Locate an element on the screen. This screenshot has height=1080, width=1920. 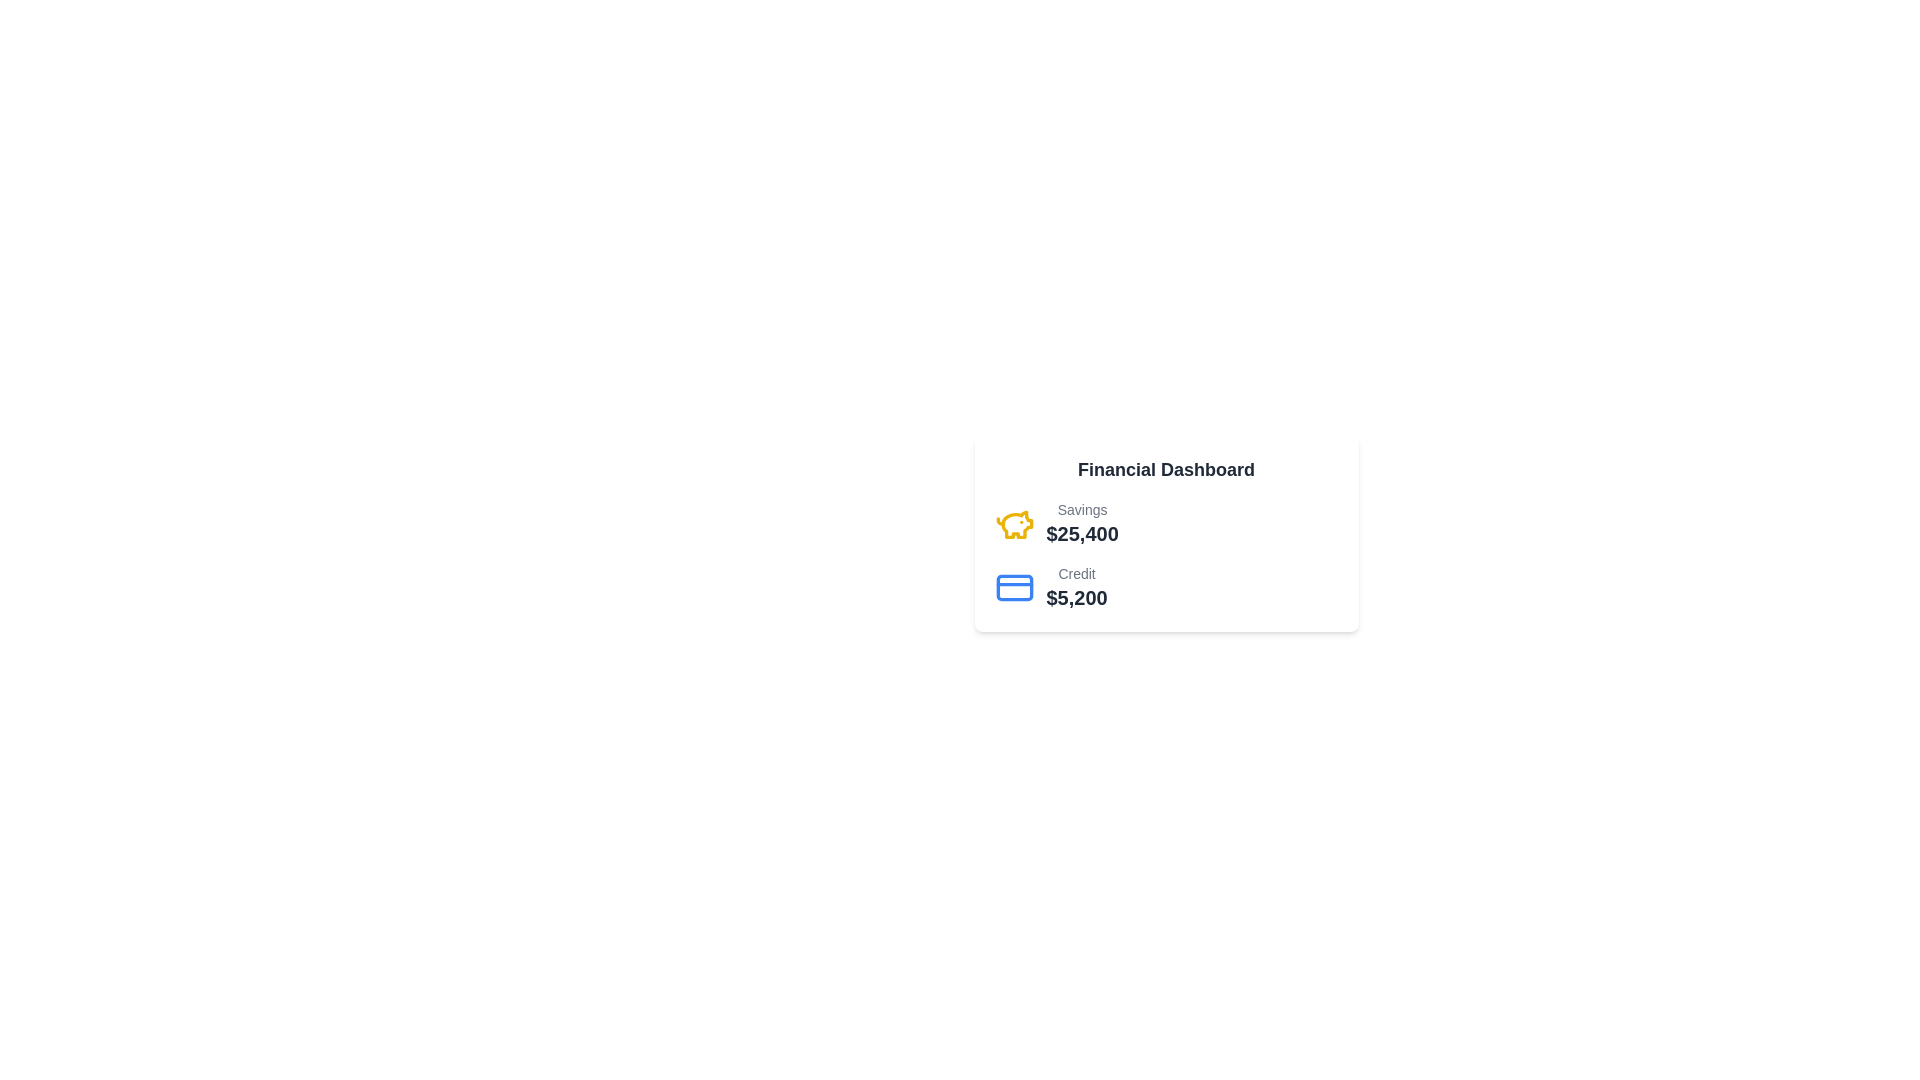
displayed value of the bold numeral '$5,200' located within the financial dashboard, directly beneath the 'Credit' label is located at coordinates (1076, 596).